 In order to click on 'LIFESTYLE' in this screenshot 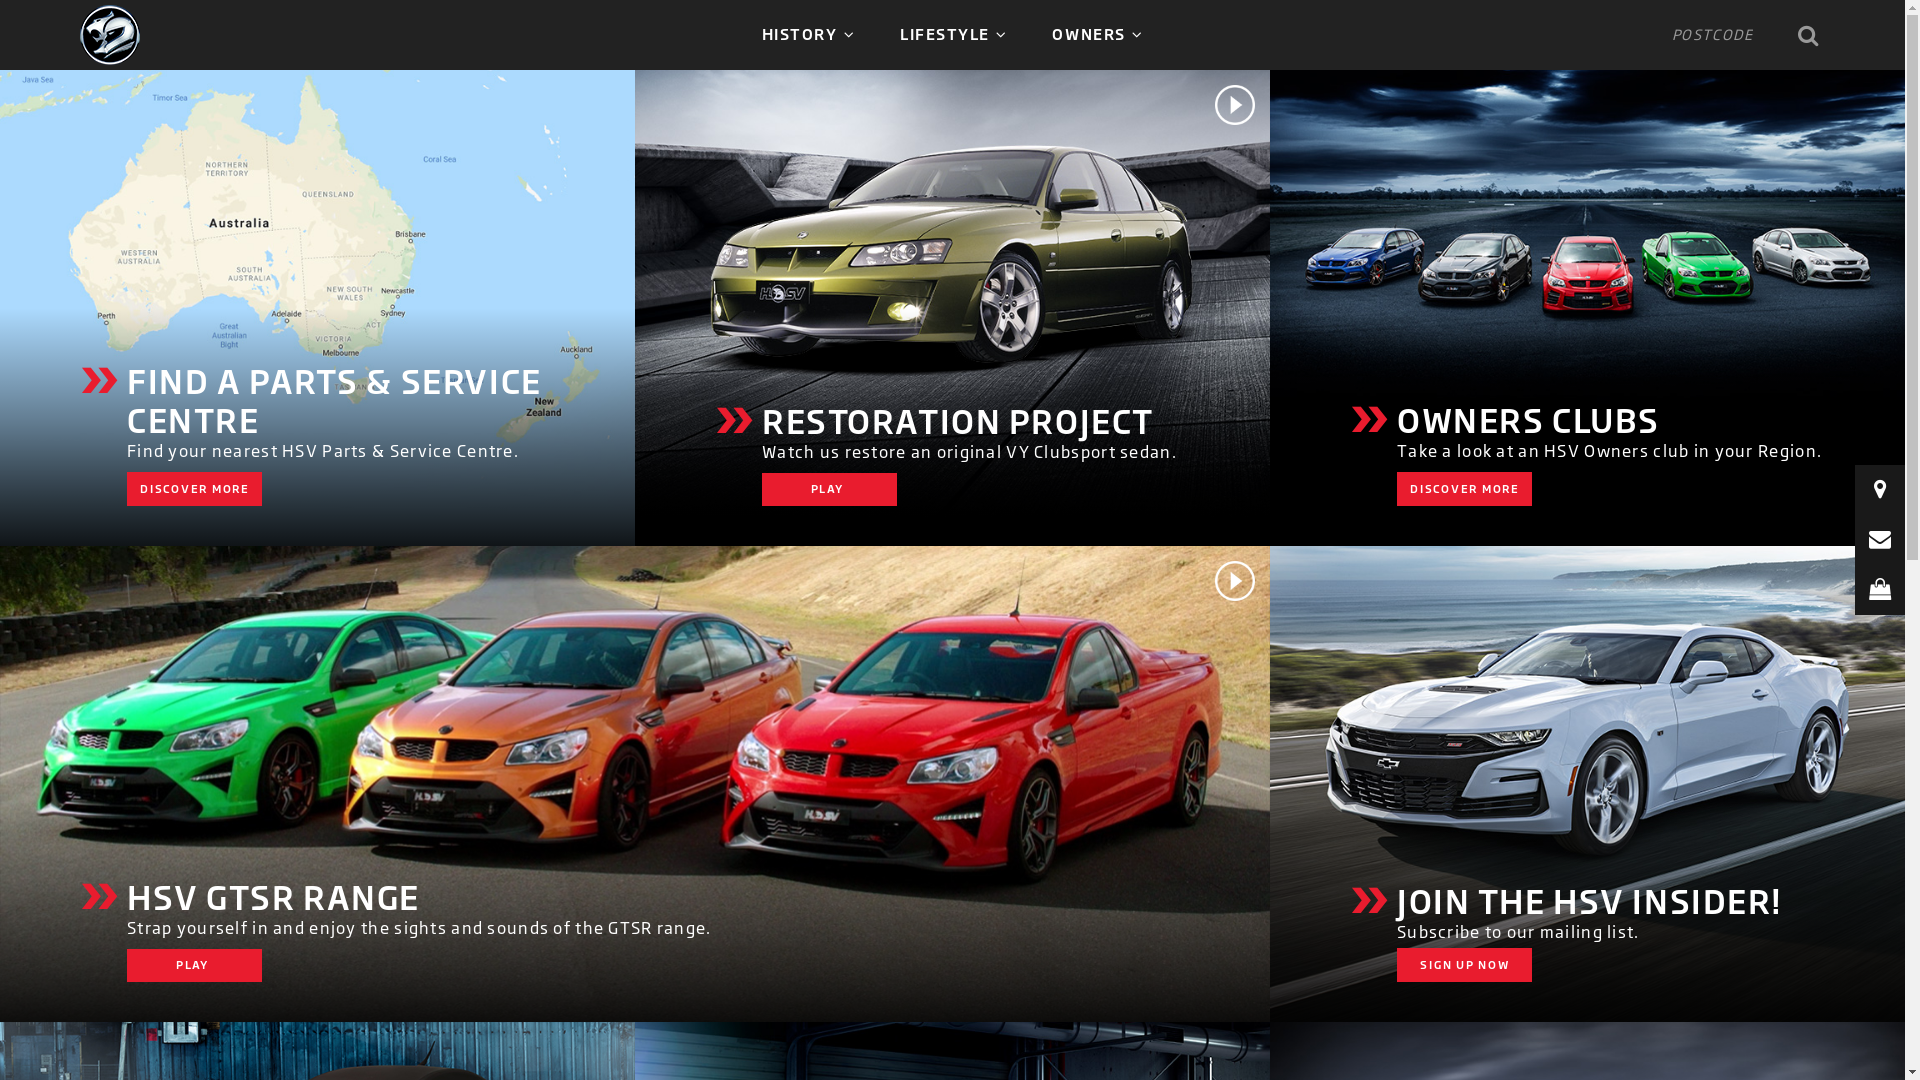, I will do `click(952, 34)`.